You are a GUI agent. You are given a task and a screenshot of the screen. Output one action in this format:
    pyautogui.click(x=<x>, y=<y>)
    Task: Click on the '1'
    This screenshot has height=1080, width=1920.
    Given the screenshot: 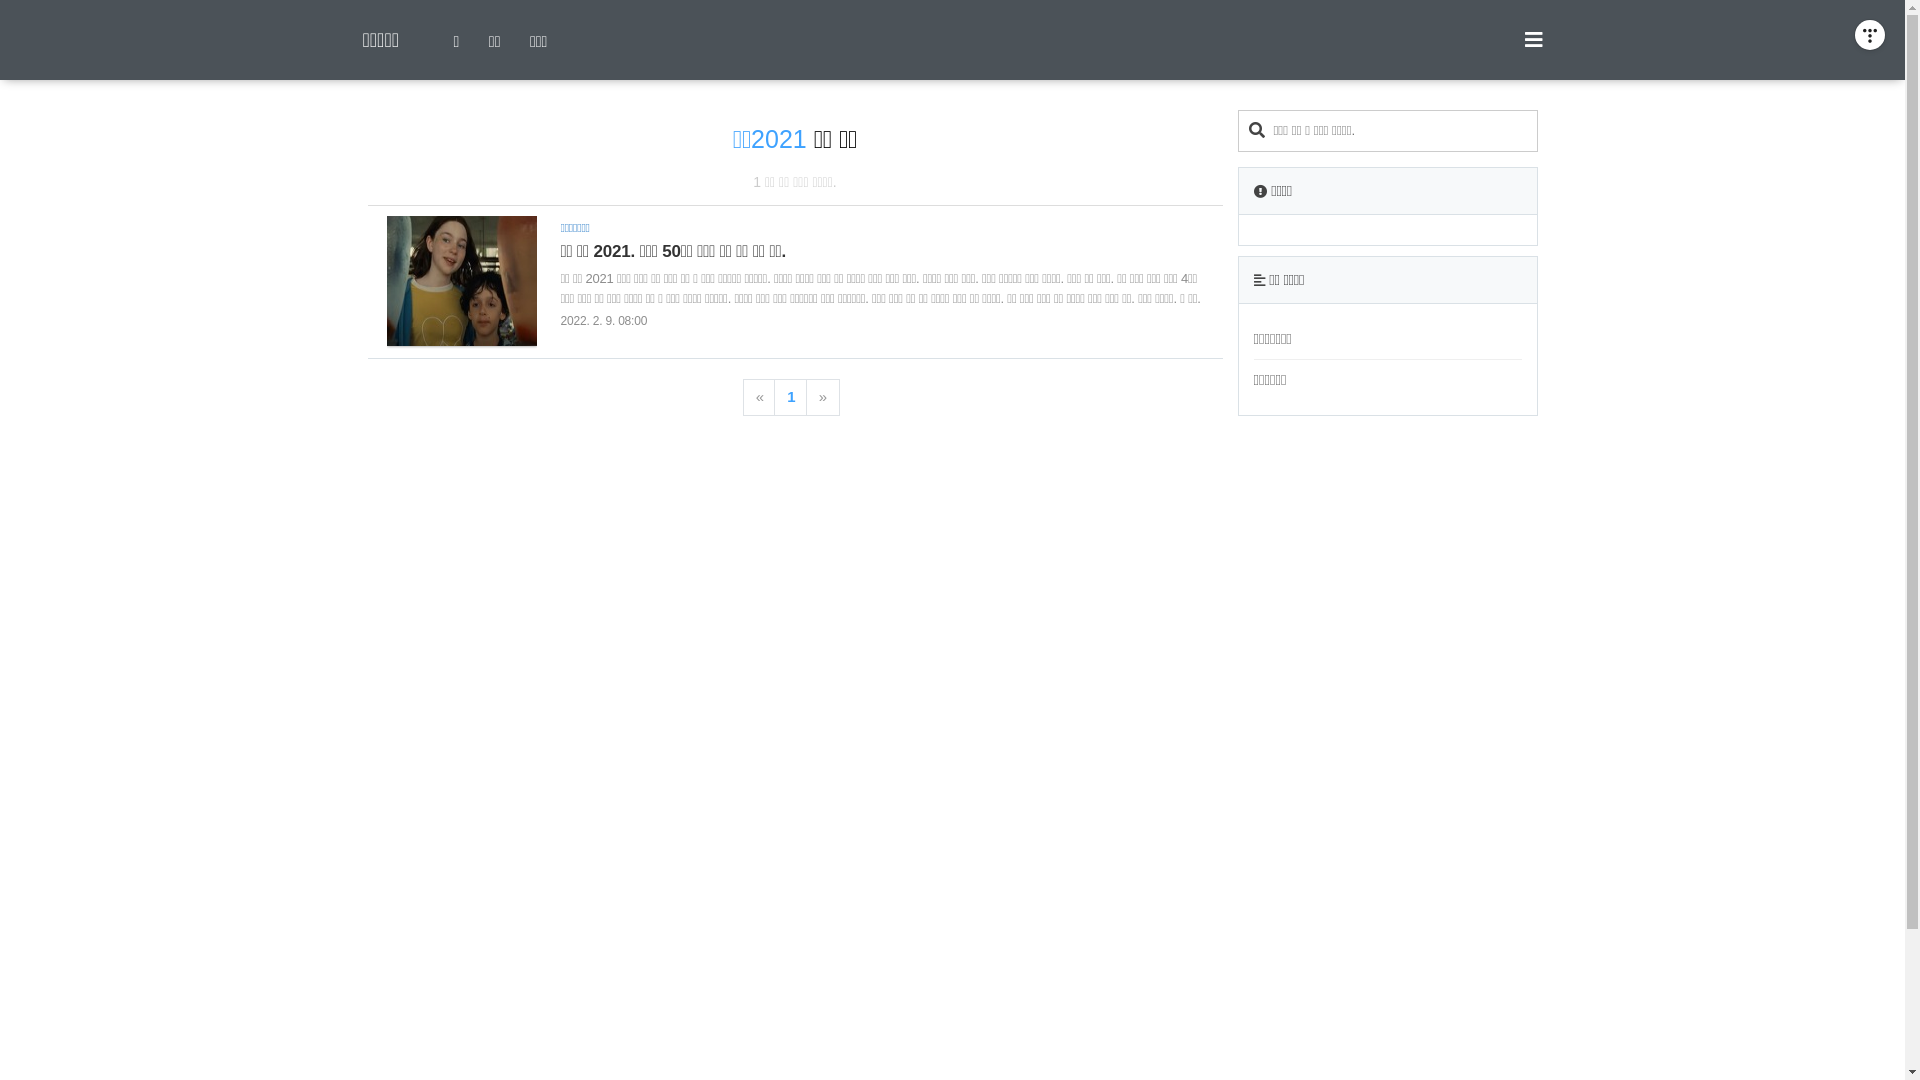 What is the action you would take?
    pyautogui.click(x=790, y=397)
    